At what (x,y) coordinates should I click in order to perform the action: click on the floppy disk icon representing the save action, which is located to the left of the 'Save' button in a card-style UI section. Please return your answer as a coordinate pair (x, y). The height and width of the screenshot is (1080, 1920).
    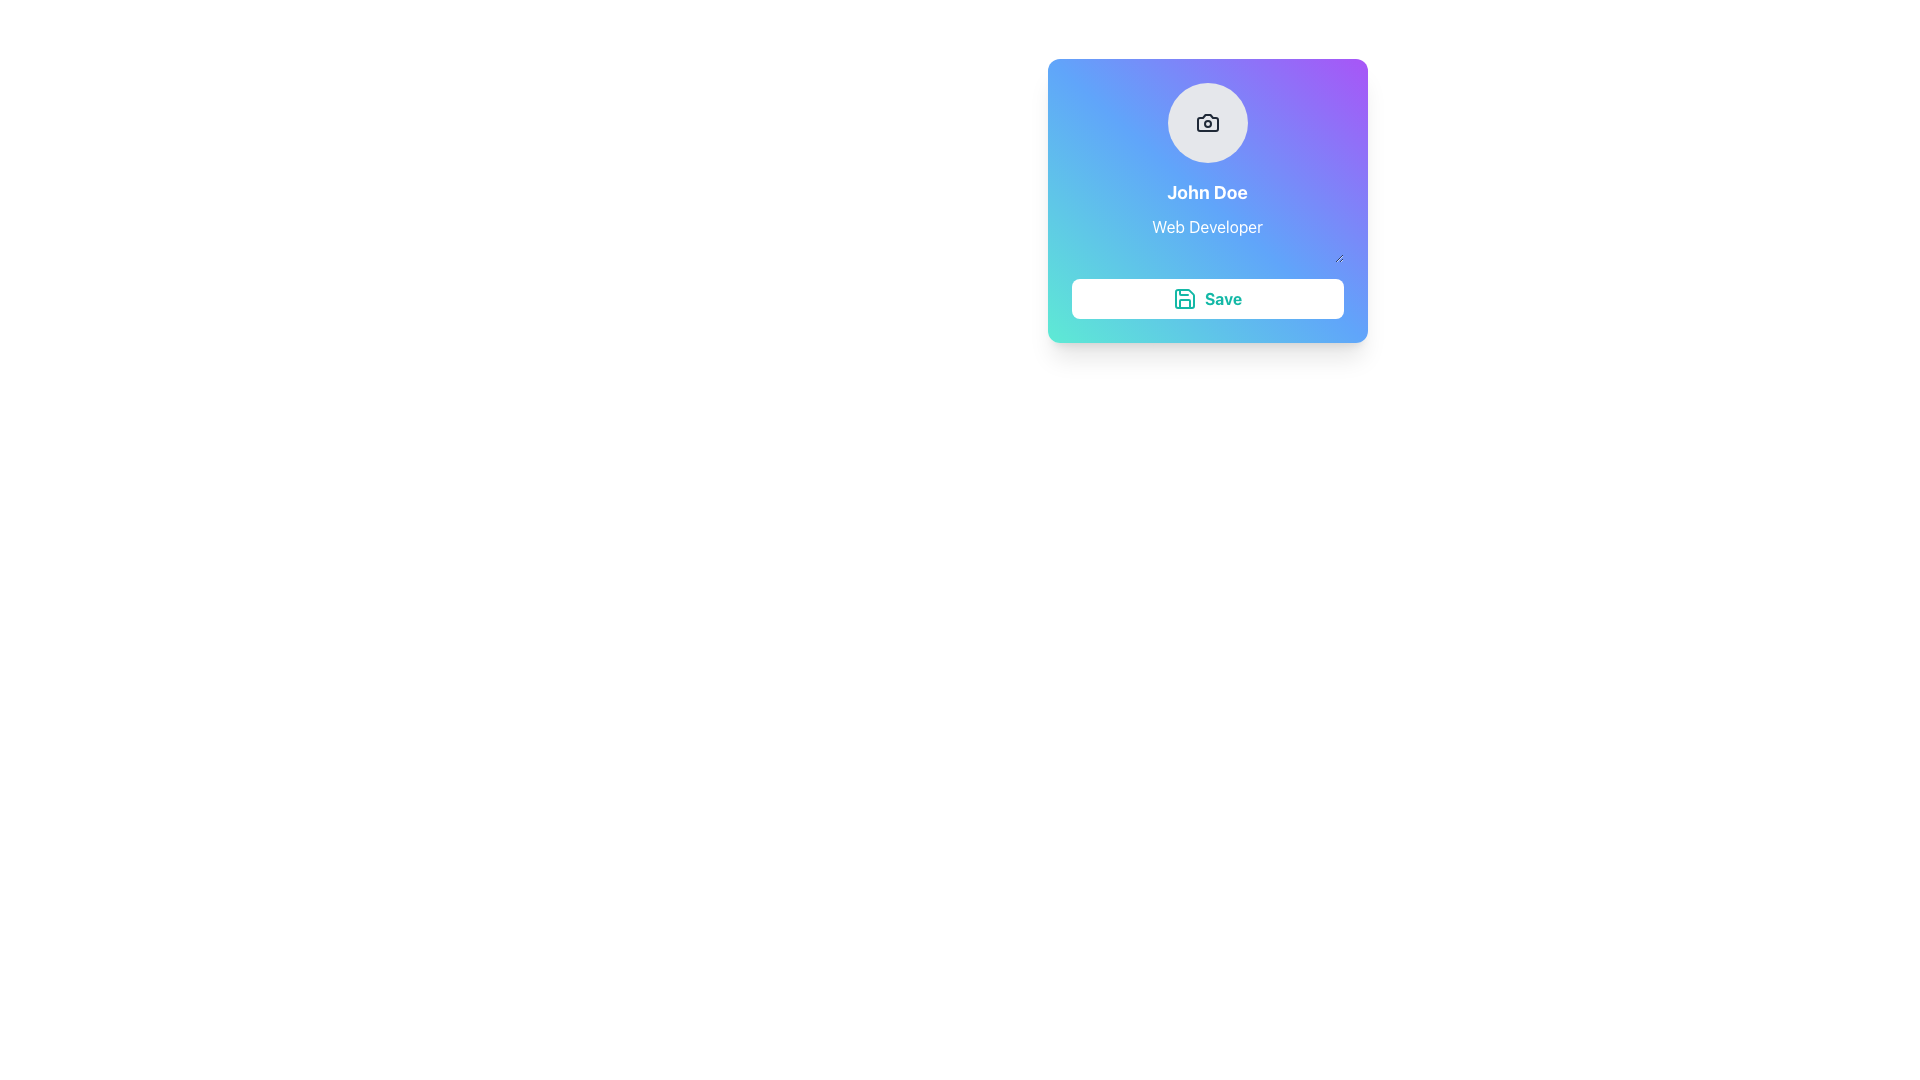
    Looking at the image, I should click on (1184, 299).